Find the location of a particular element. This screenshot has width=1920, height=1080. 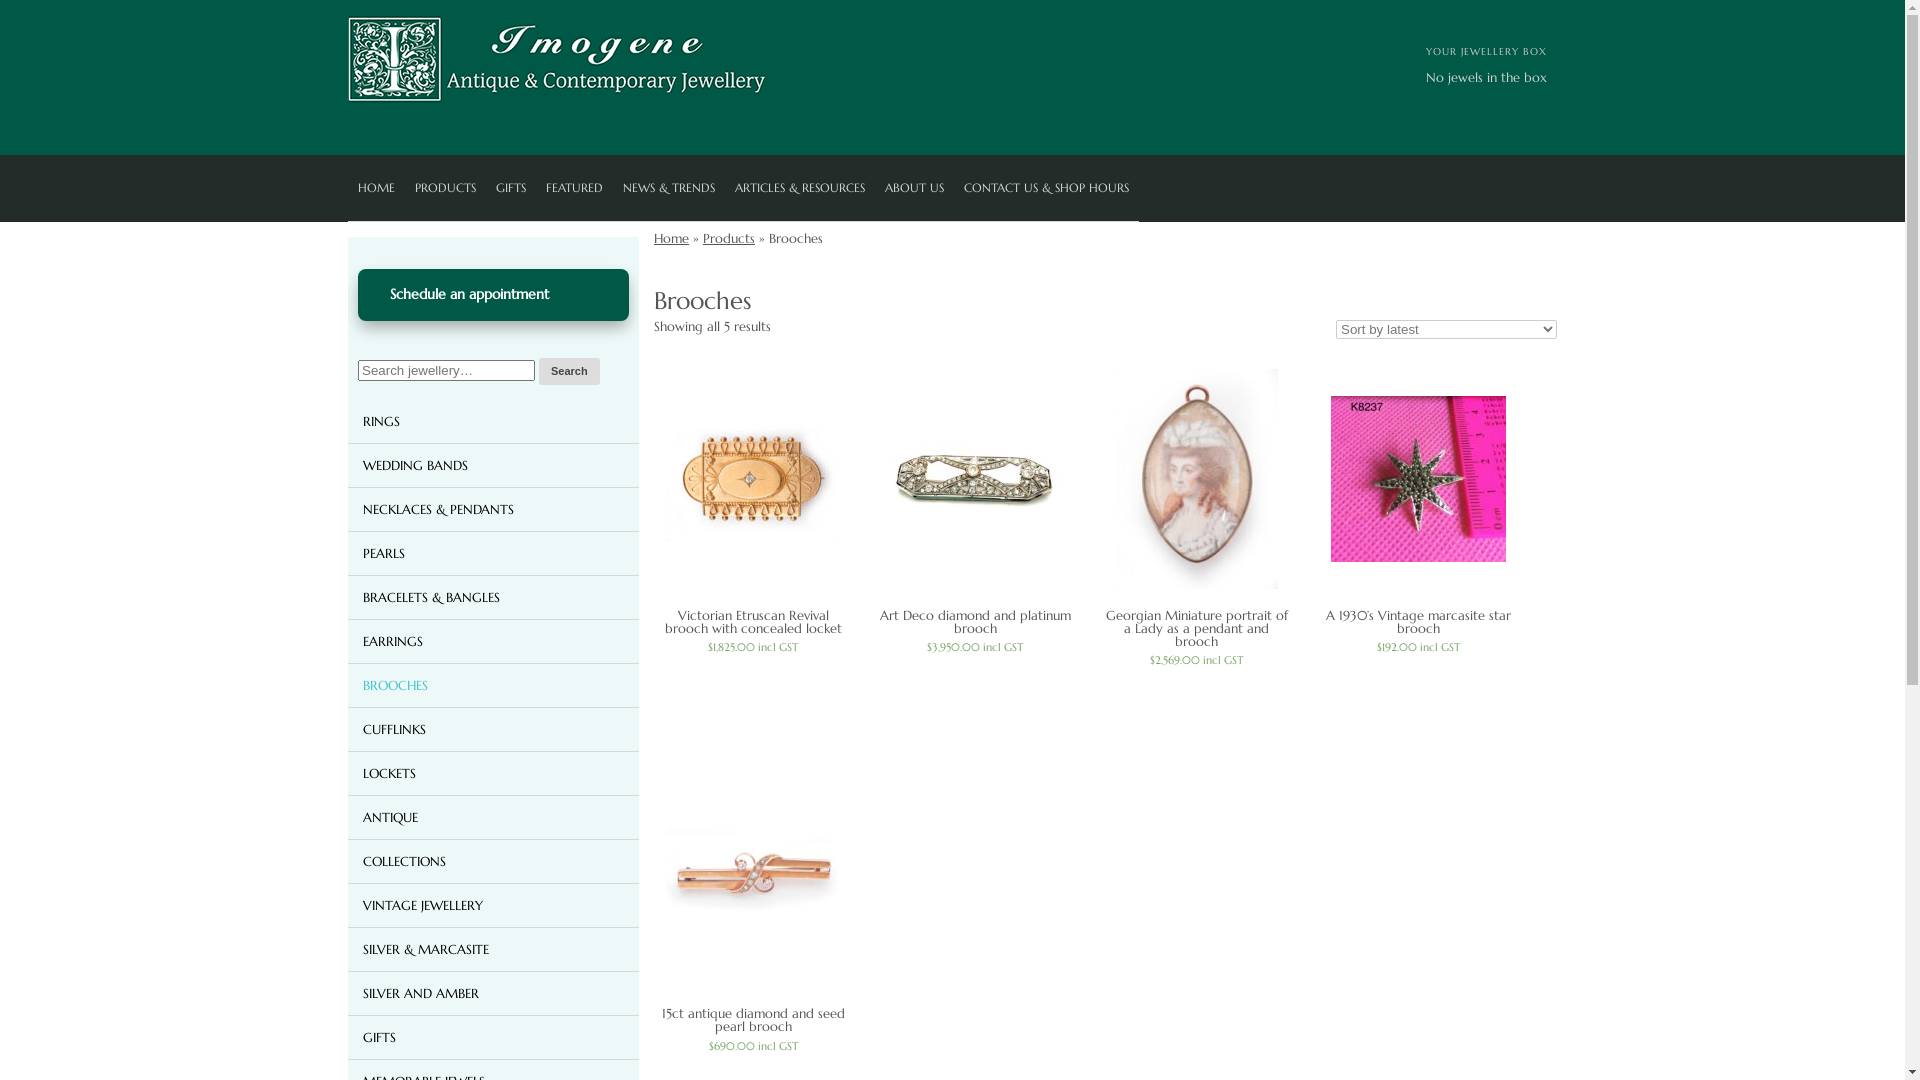

'SILVER & MARCASITE' is located at coordinates (493, 947).